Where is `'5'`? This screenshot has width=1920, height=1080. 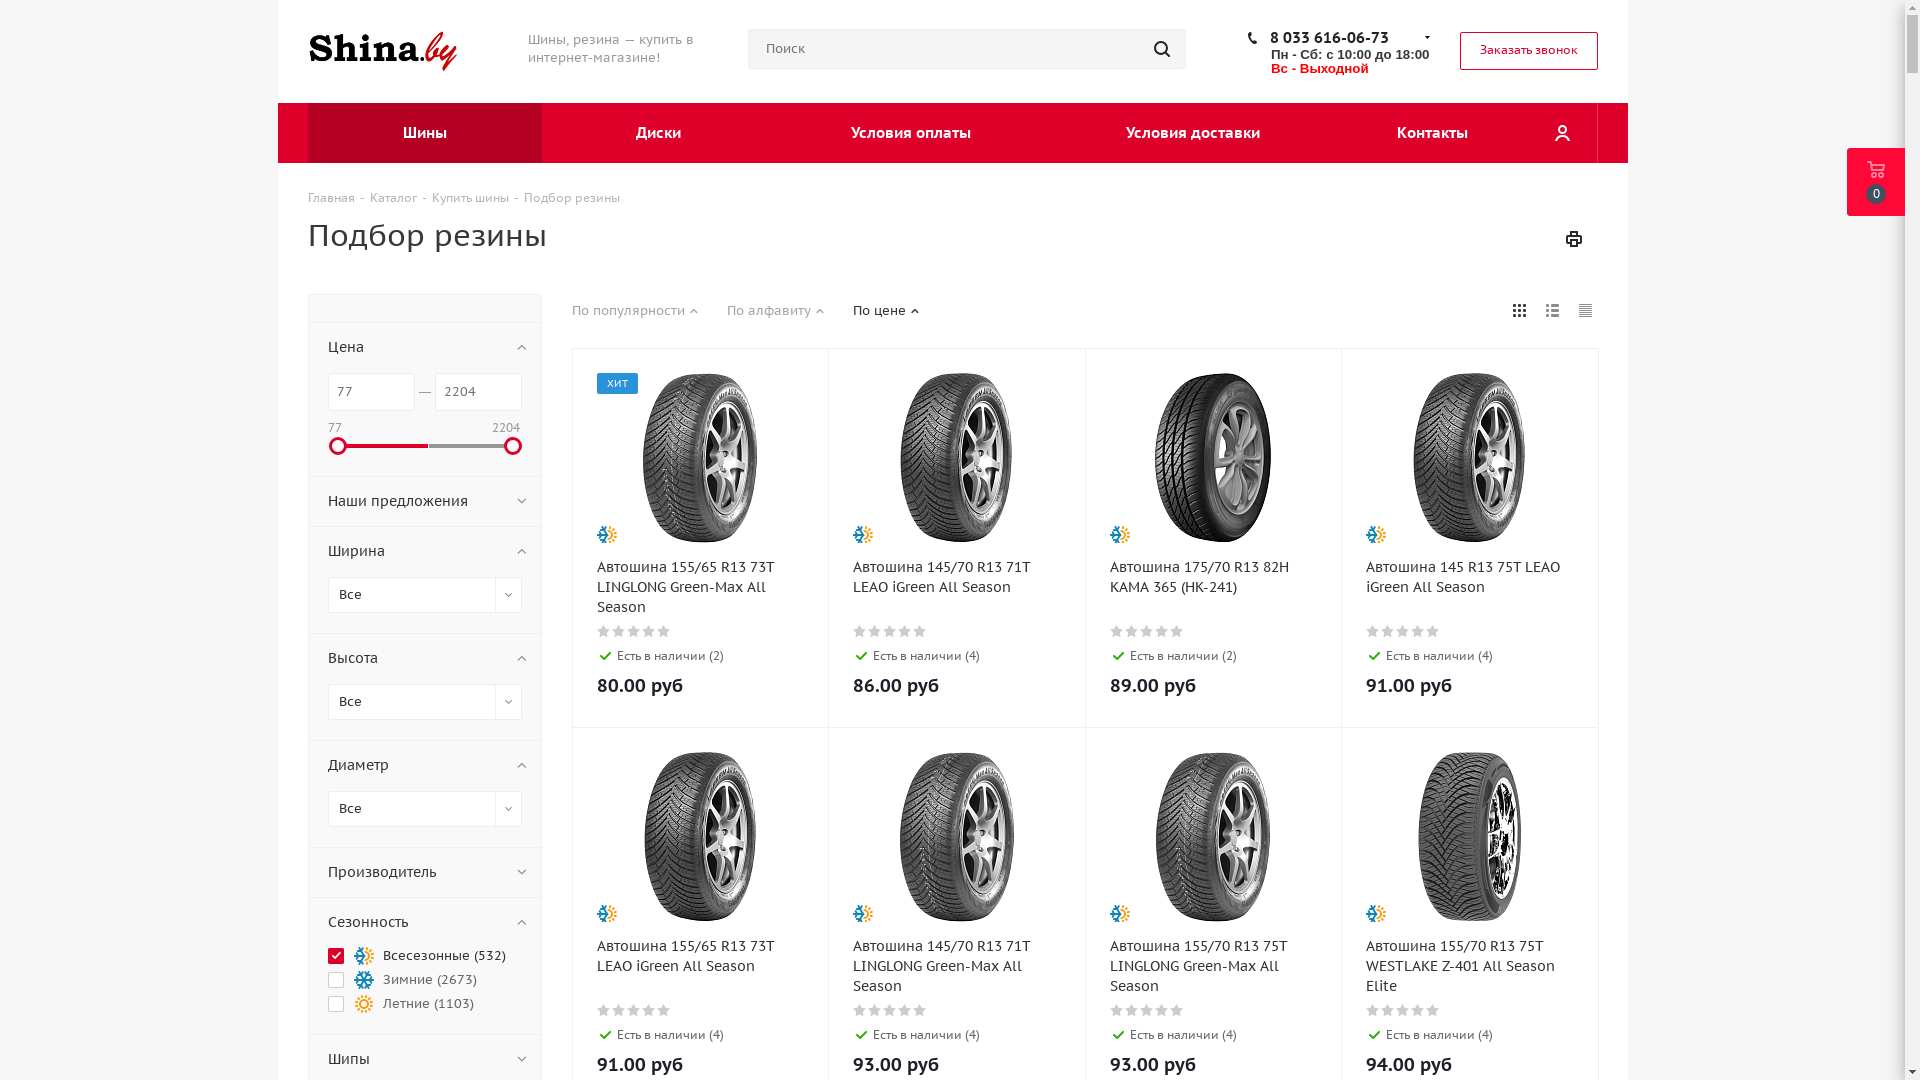 '5' is located at coordinates (656, 1010).